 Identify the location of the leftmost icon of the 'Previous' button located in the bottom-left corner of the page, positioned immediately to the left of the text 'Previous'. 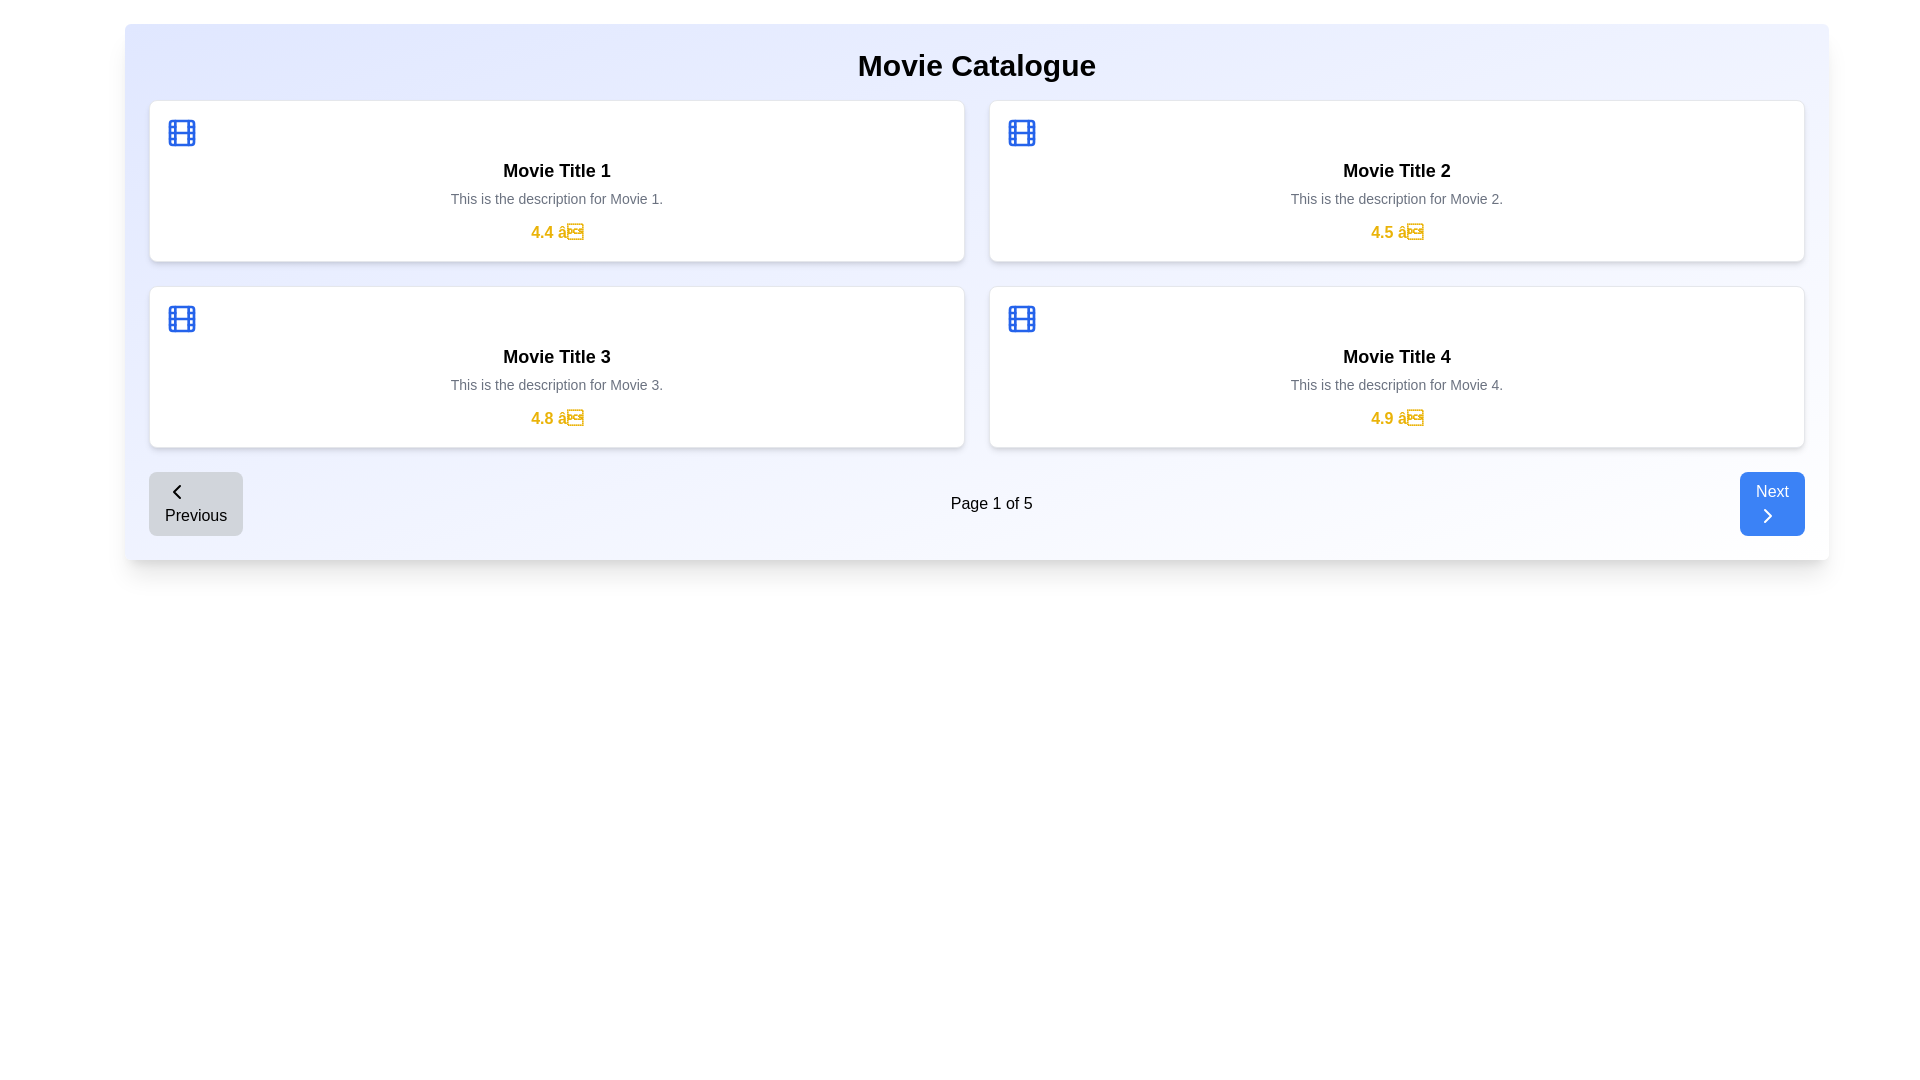
(177, 492).